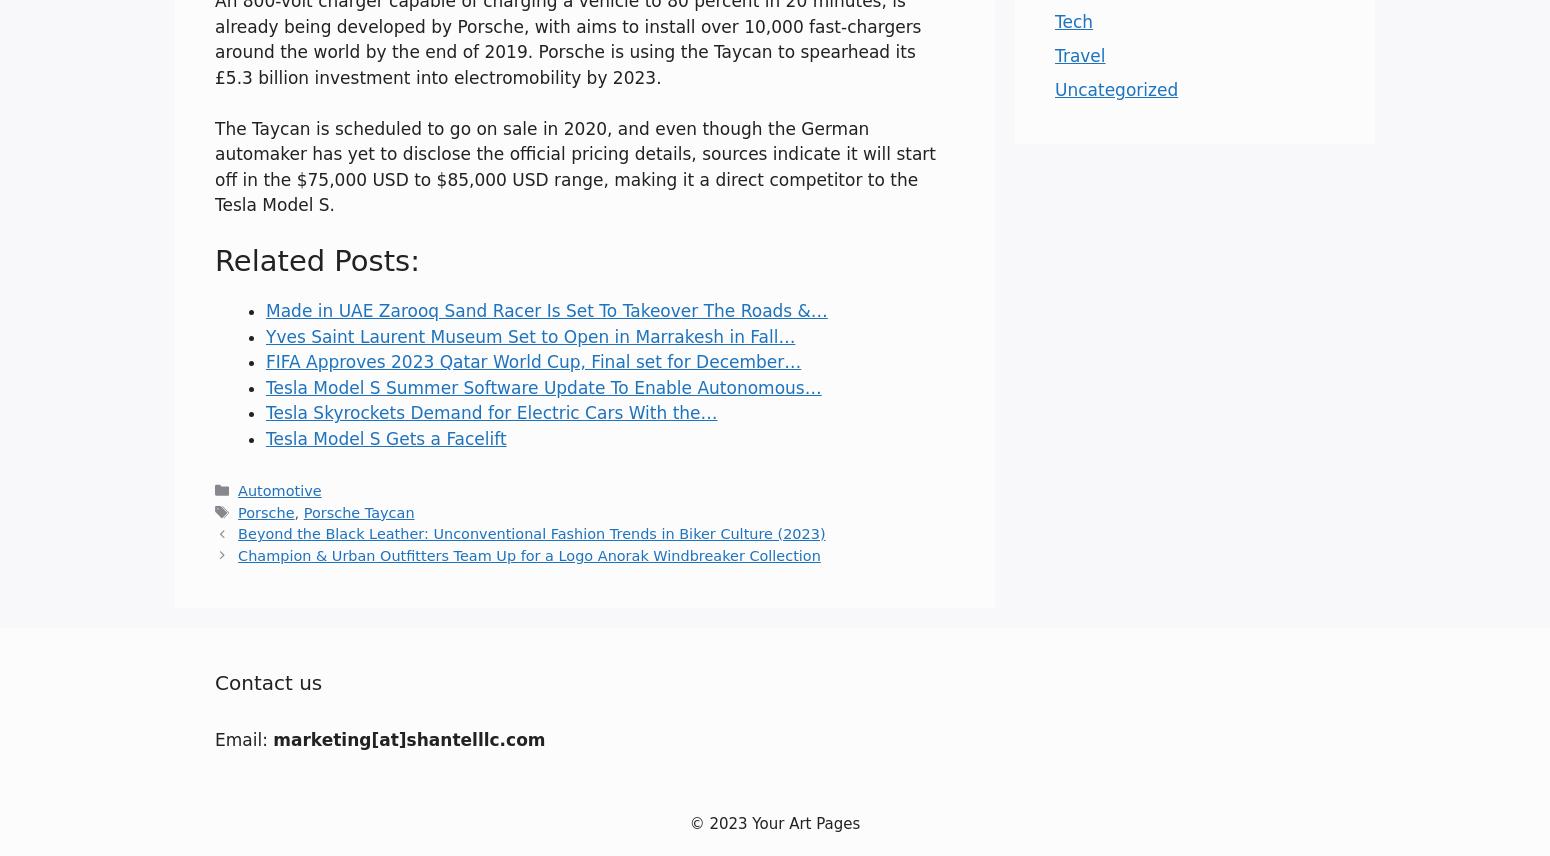 This screenshot has height=856, width=1550. I want to click on '© 2023 Your Art Pages', so click(774, 822).